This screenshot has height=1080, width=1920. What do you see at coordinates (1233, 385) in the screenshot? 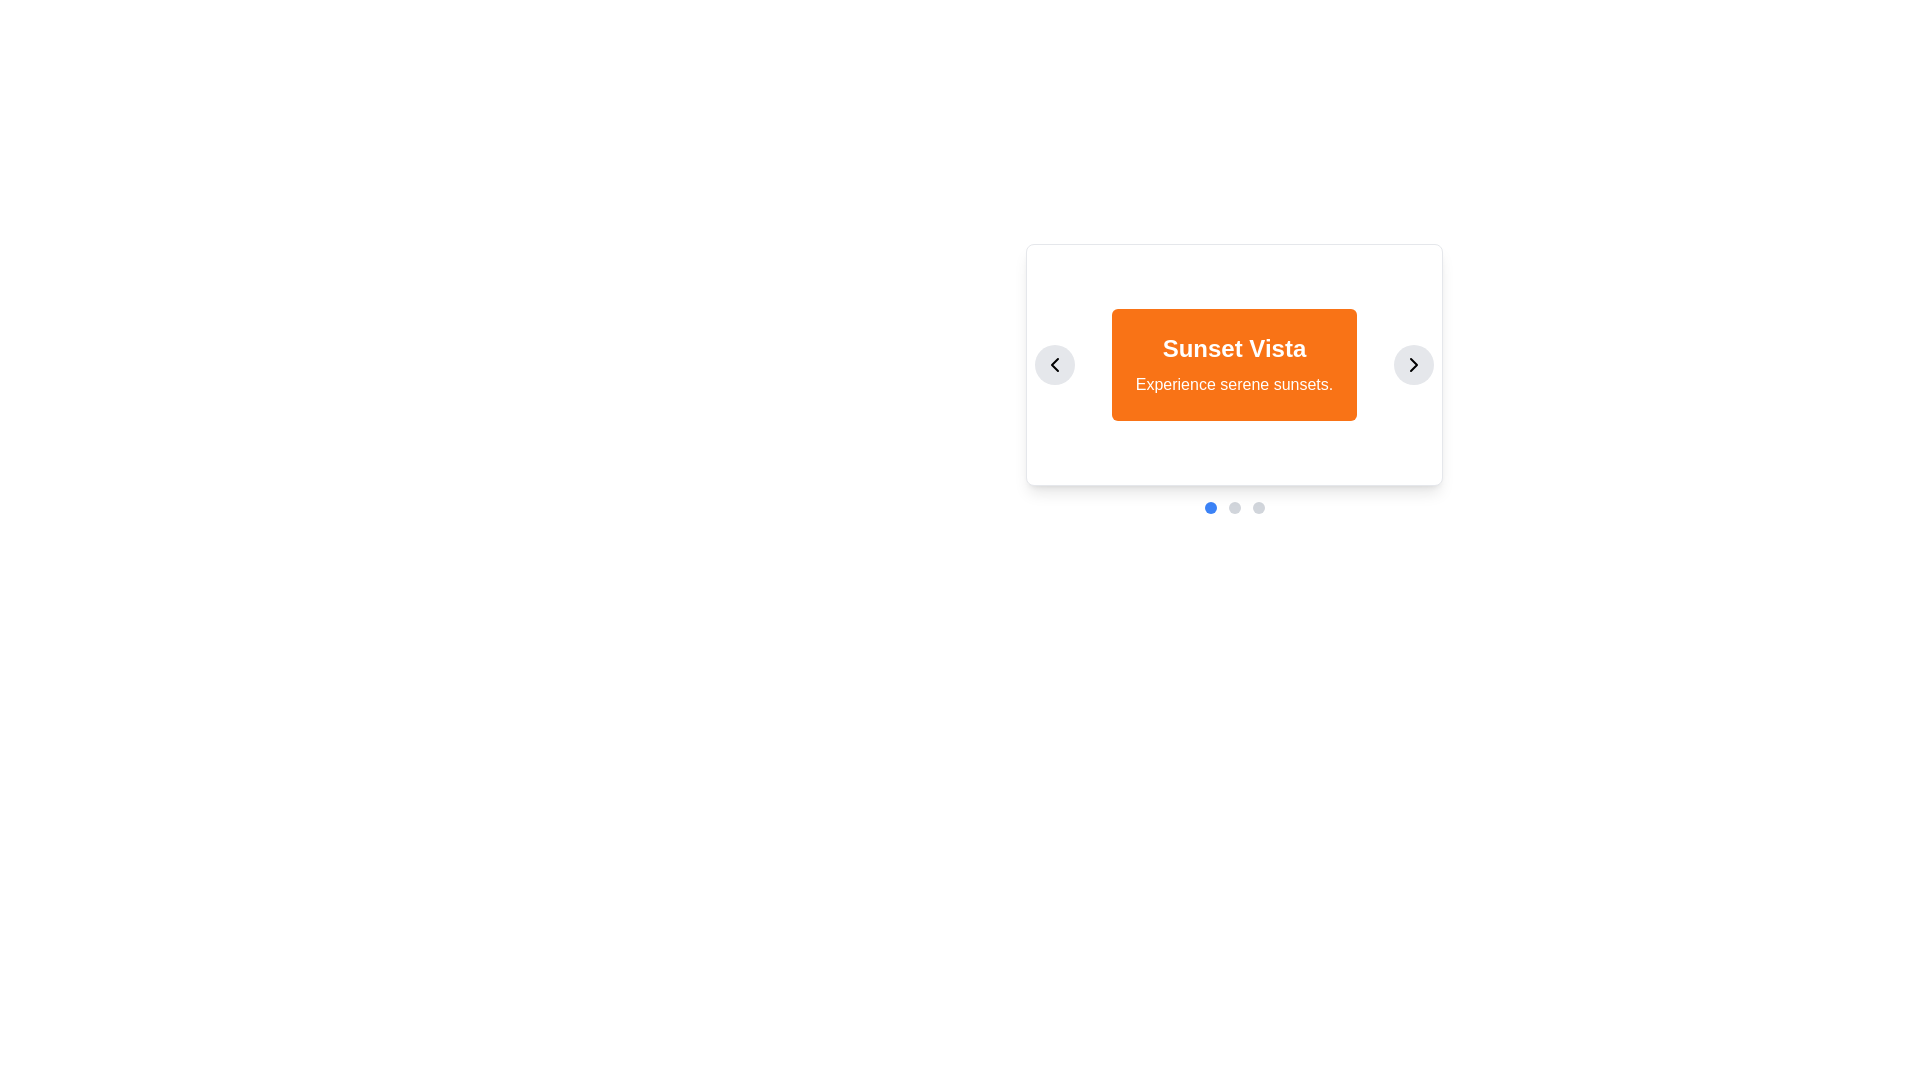
I see `text content of the text block displaying 'Experience serene sunsets.' which is styled in white font against an orange background, located below 'Sunset Vista'` at bounding box center [1233, 385].